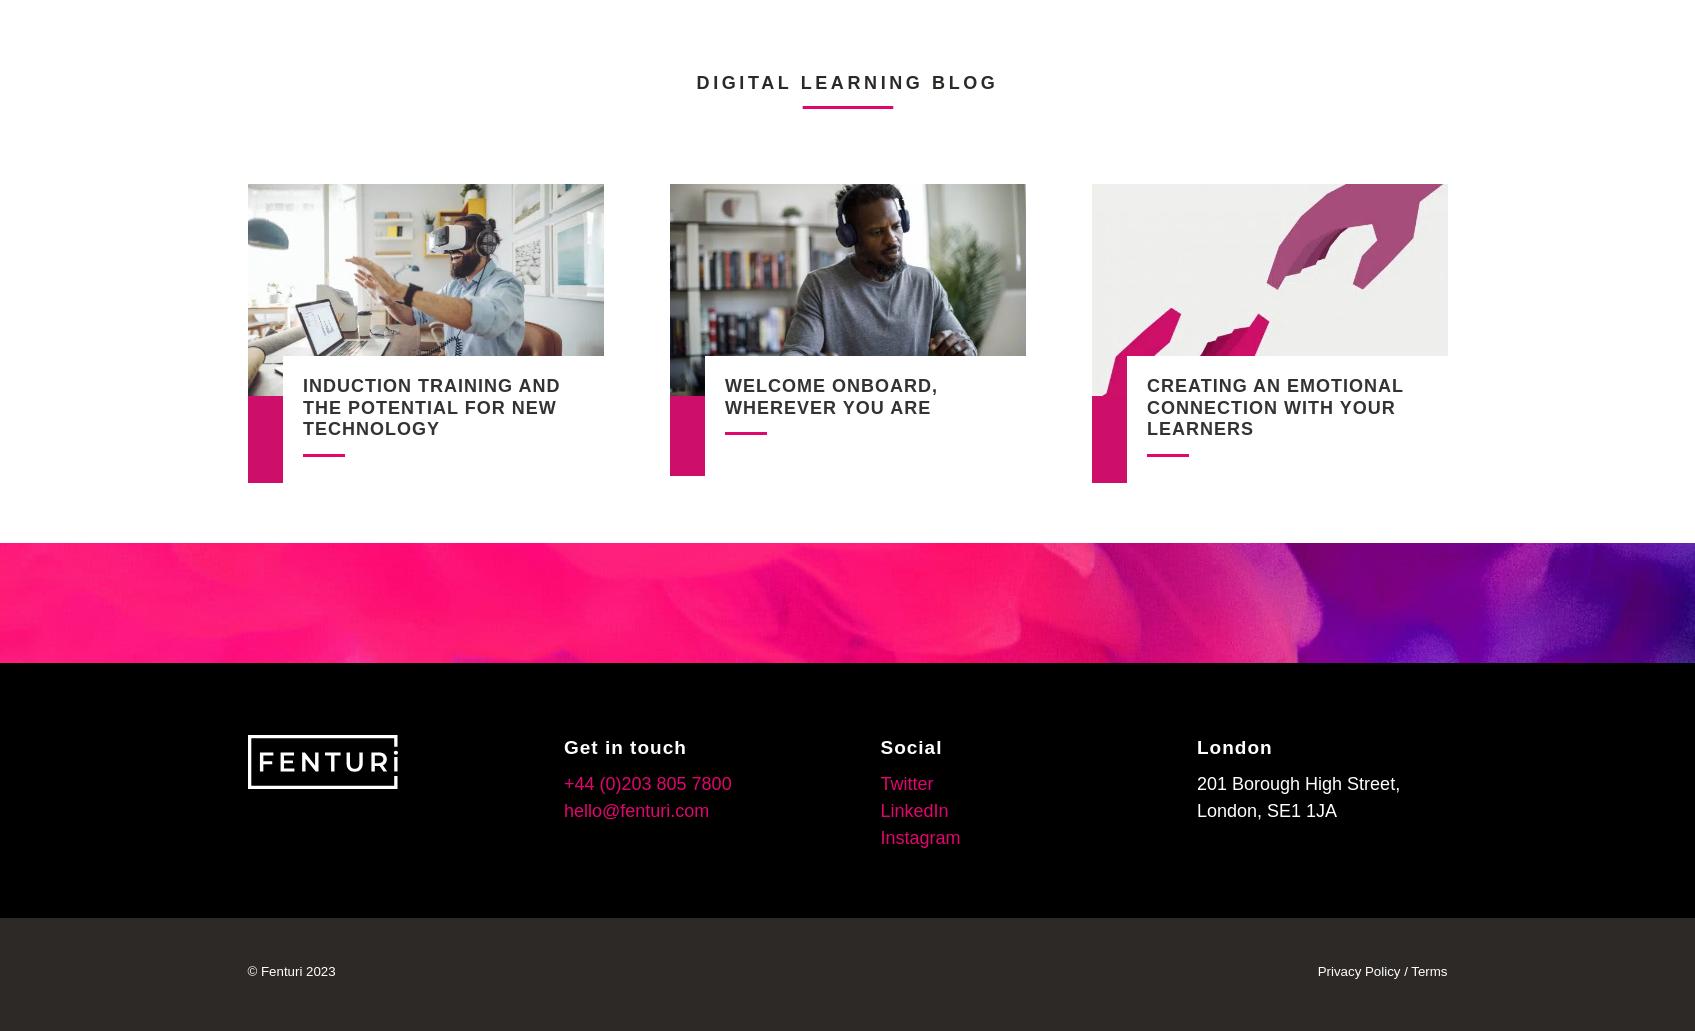  Describe the element at coordinates (646, 782) in the screenshot. I see `'+44 (0)203 805 7800'` at that location.